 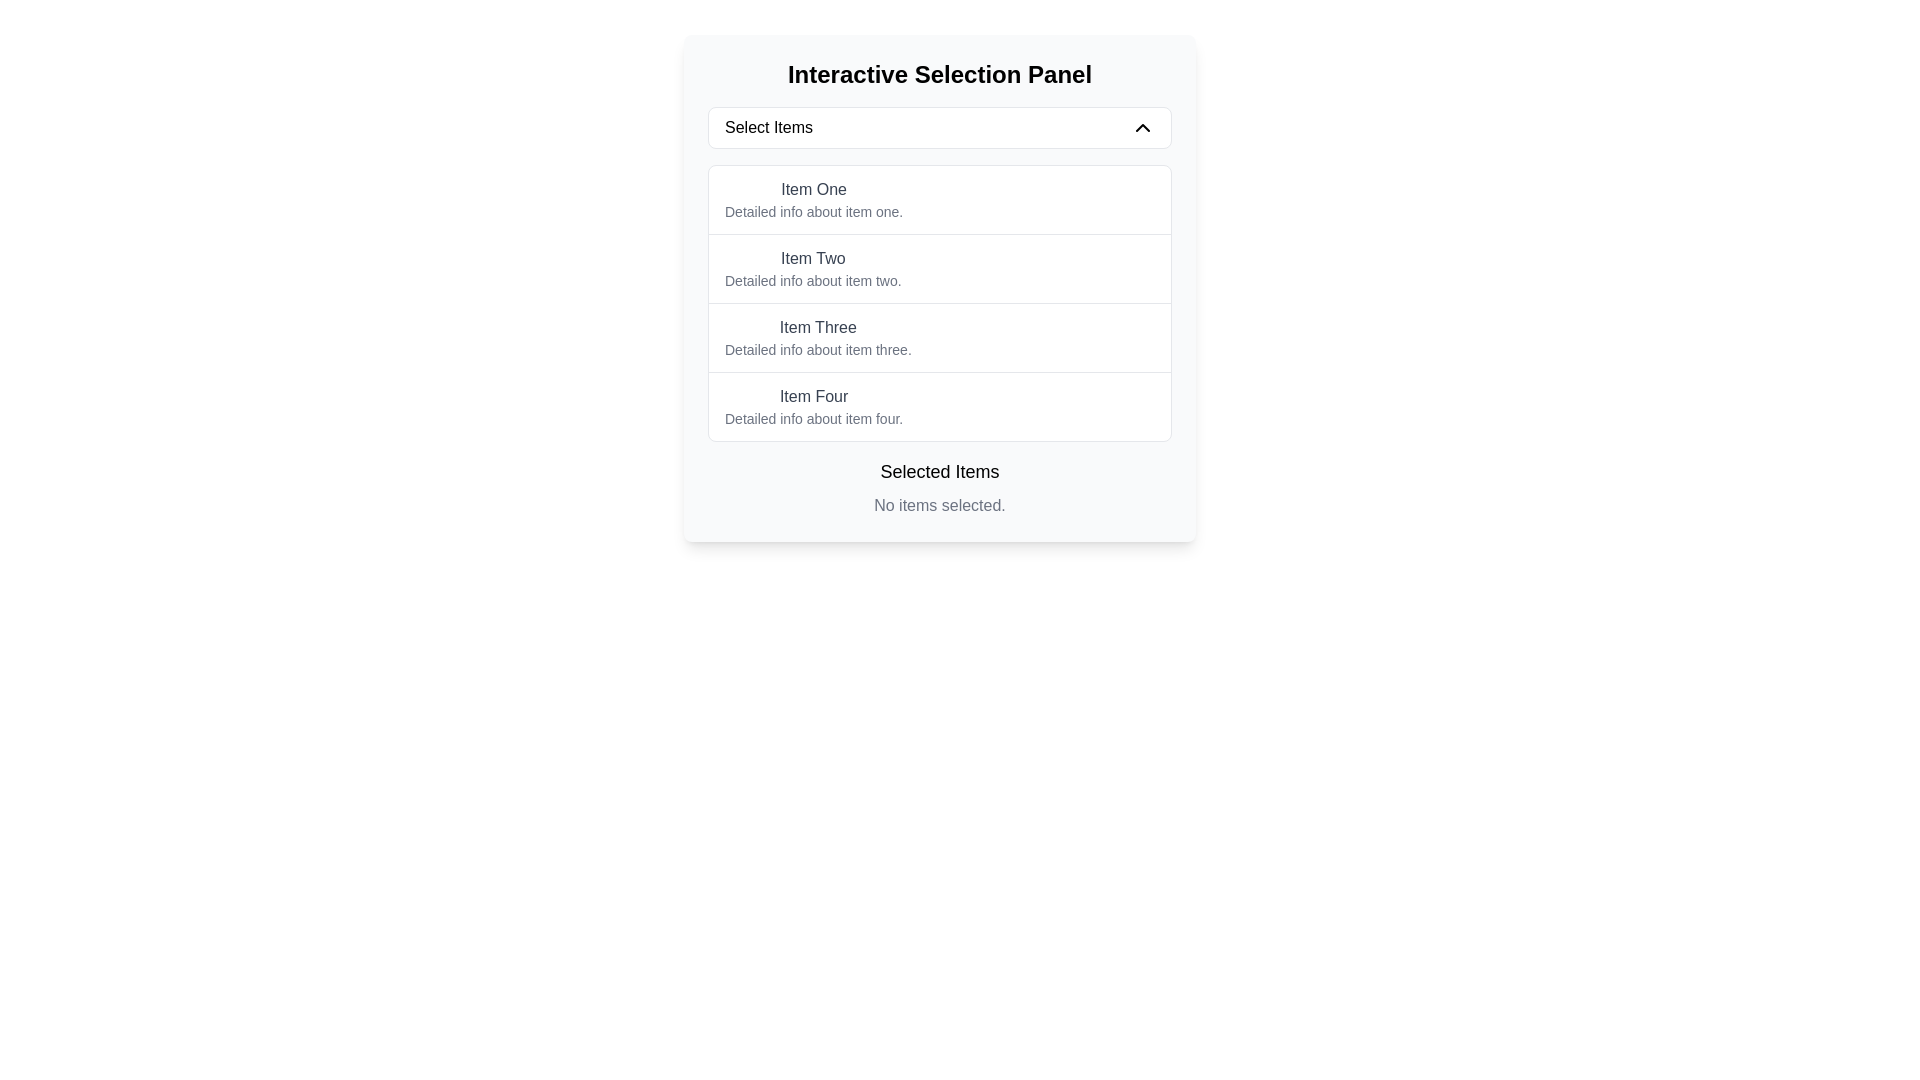 What do you see at coordinates (939, 267) in the screenshot?
I see `the list item element displaying 'Item Two' with additional information below it, located in the Interactive Selection Panel` at bounding box center [939, 267].